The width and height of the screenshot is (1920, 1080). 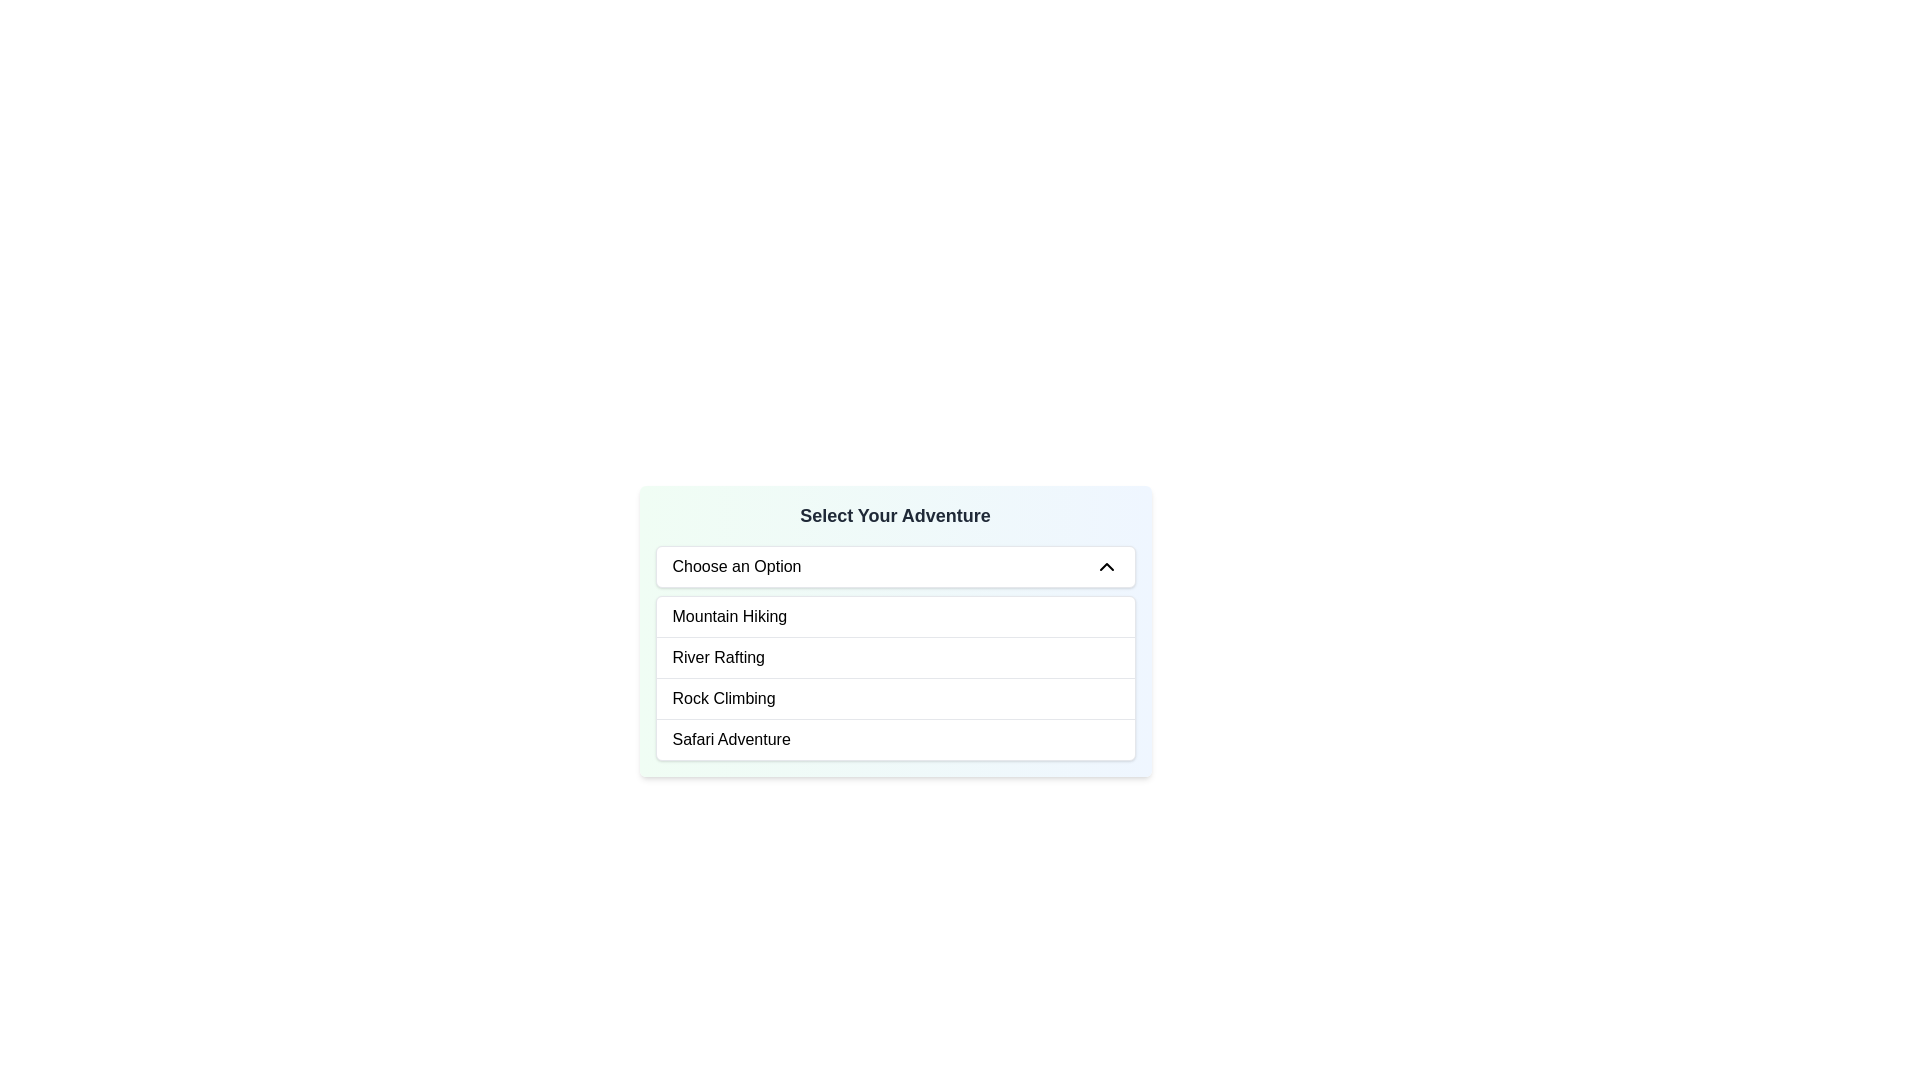 What do you see at coordinates (894, 657) in the screenshot?
I see `the list item labeled 'River Rafting'` at bounding box center [894, 657].